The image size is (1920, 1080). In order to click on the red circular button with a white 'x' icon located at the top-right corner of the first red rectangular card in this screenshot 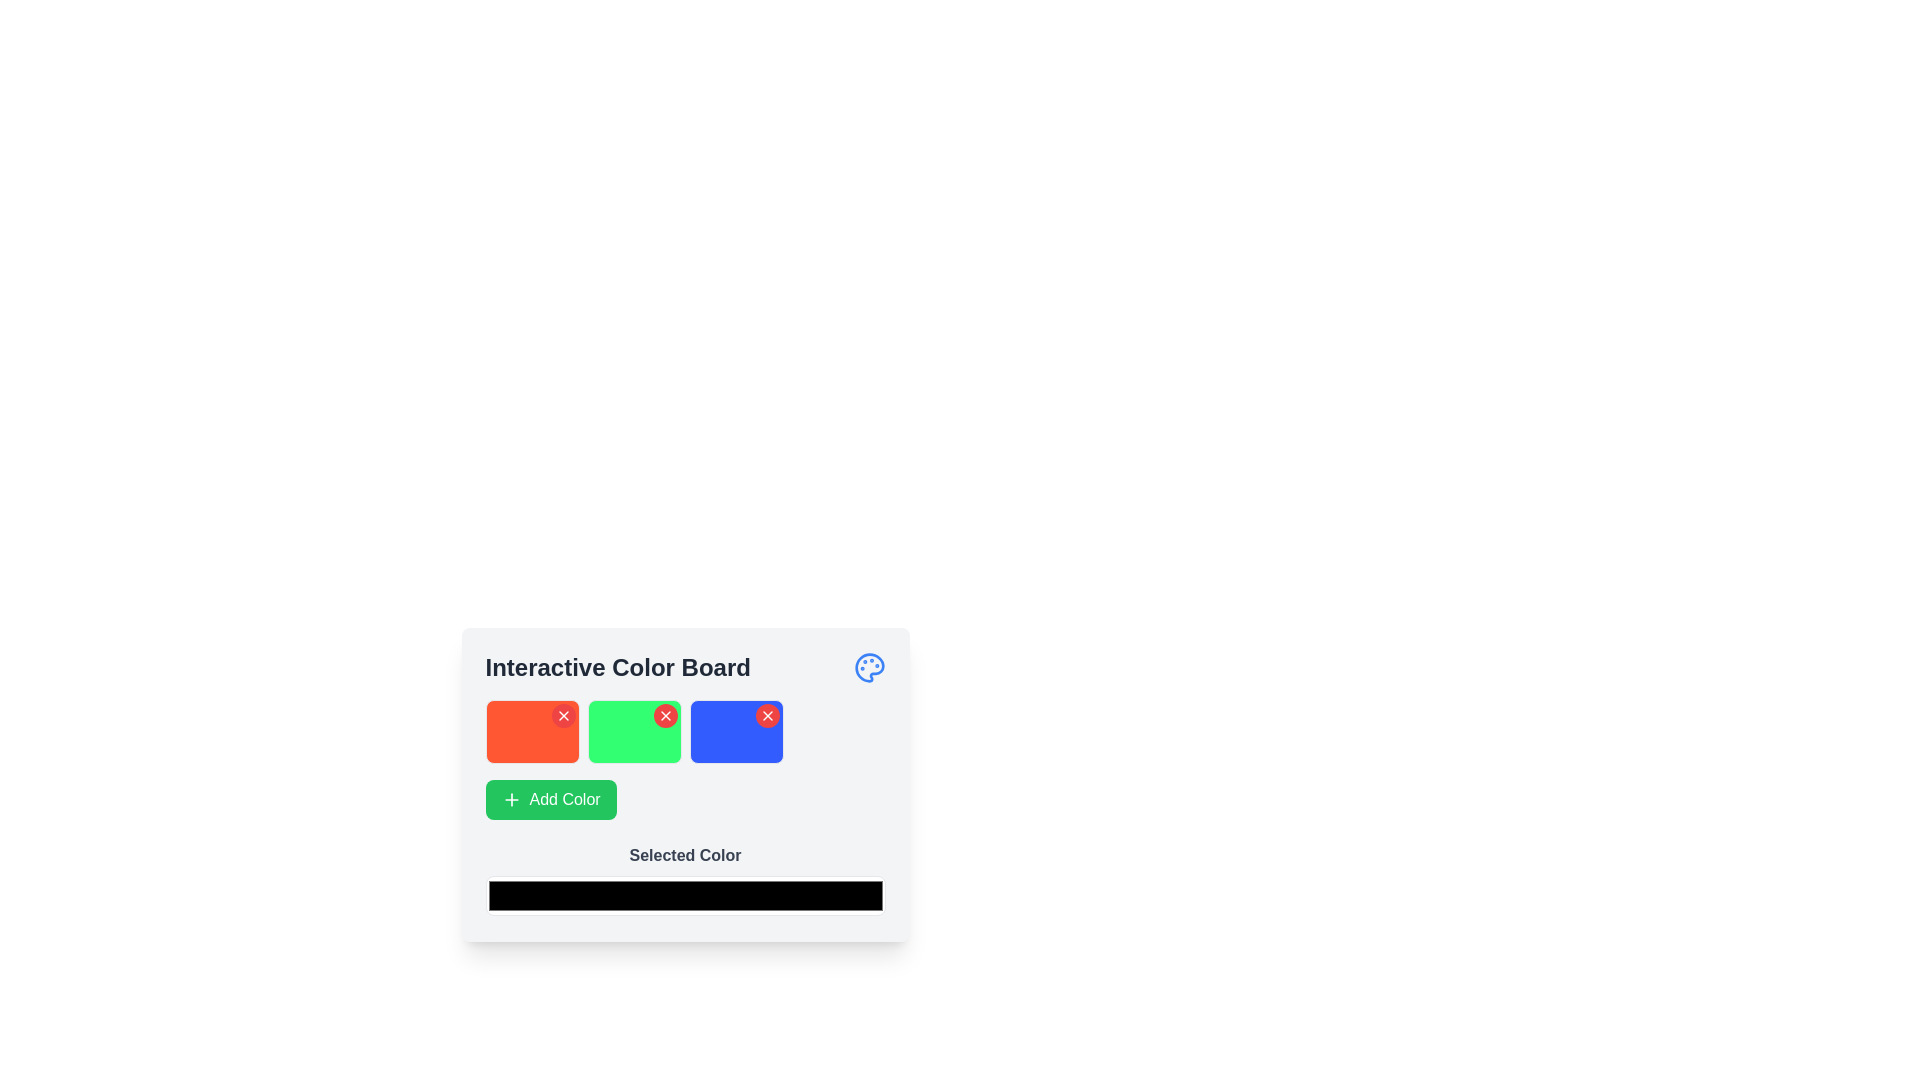, I will do `click(562, 715)`.